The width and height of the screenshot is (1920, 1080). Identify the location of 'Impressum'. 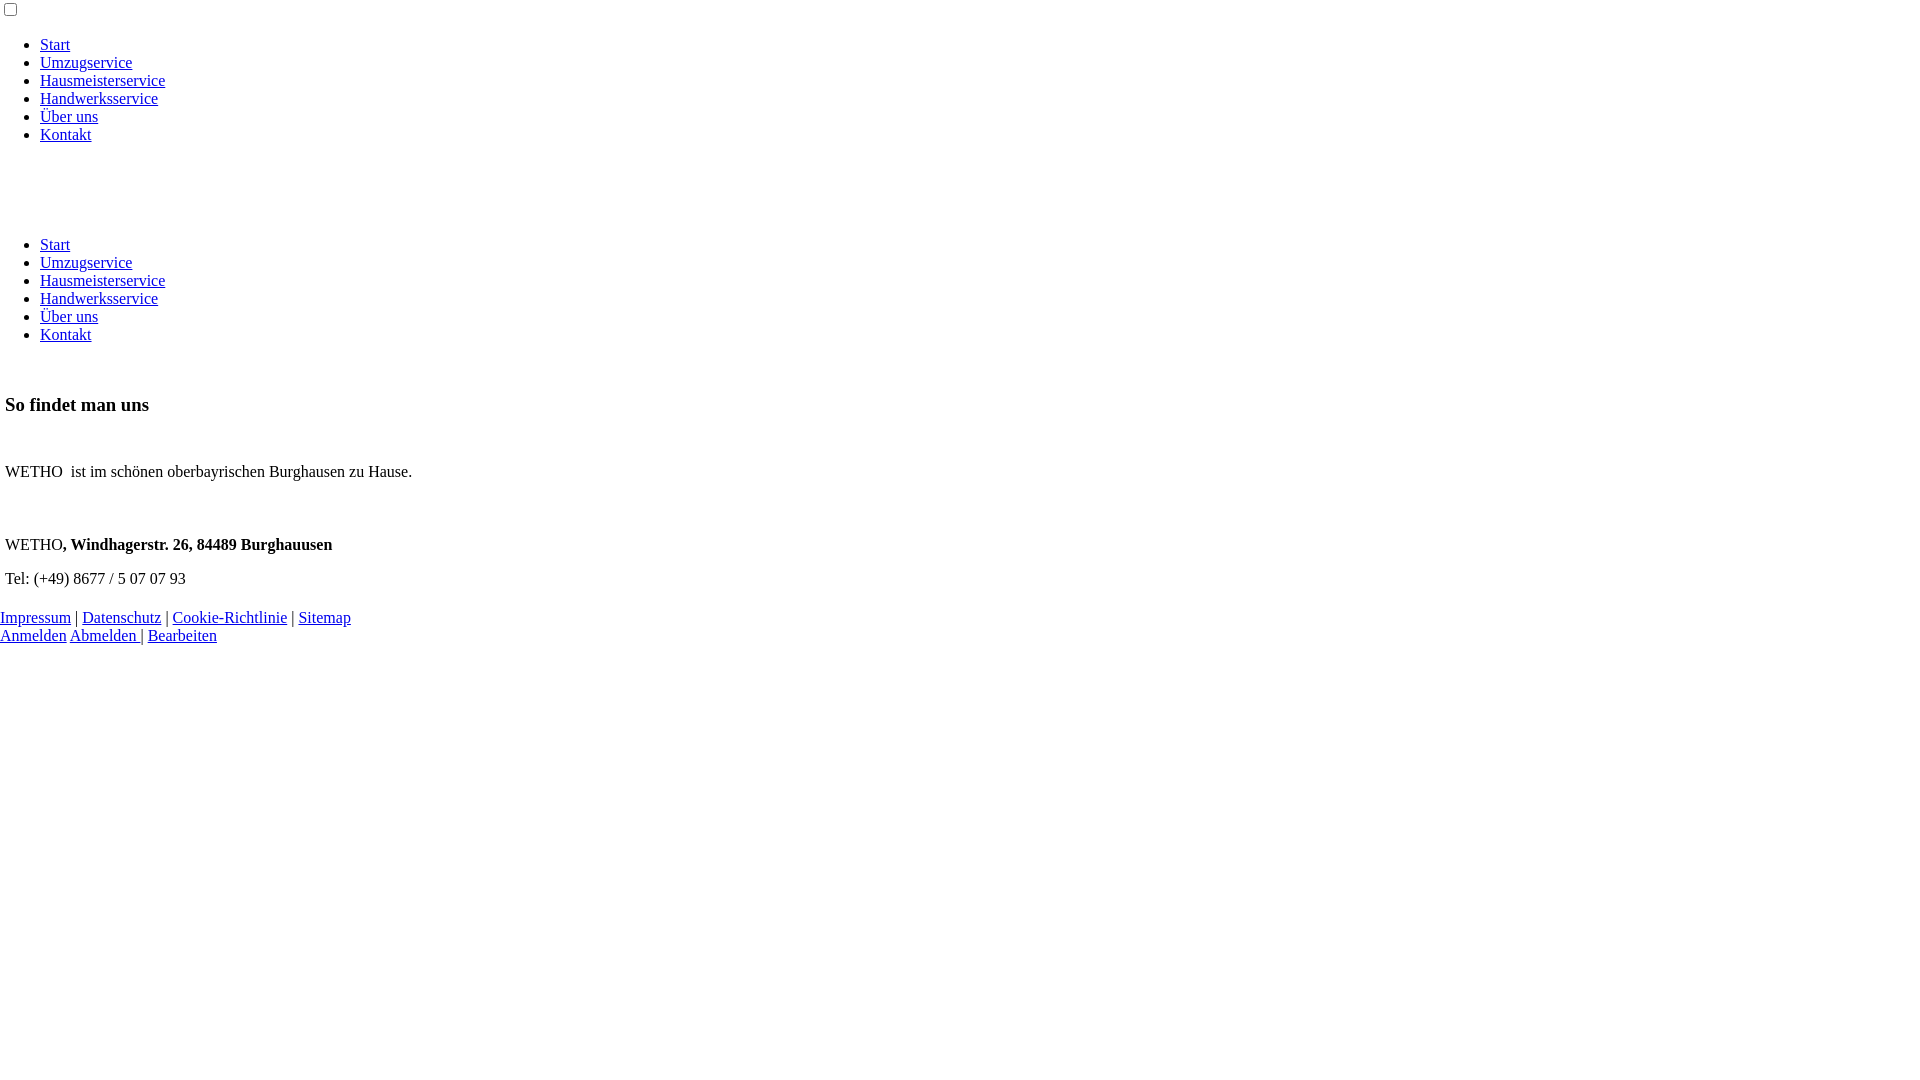
(35, 616).